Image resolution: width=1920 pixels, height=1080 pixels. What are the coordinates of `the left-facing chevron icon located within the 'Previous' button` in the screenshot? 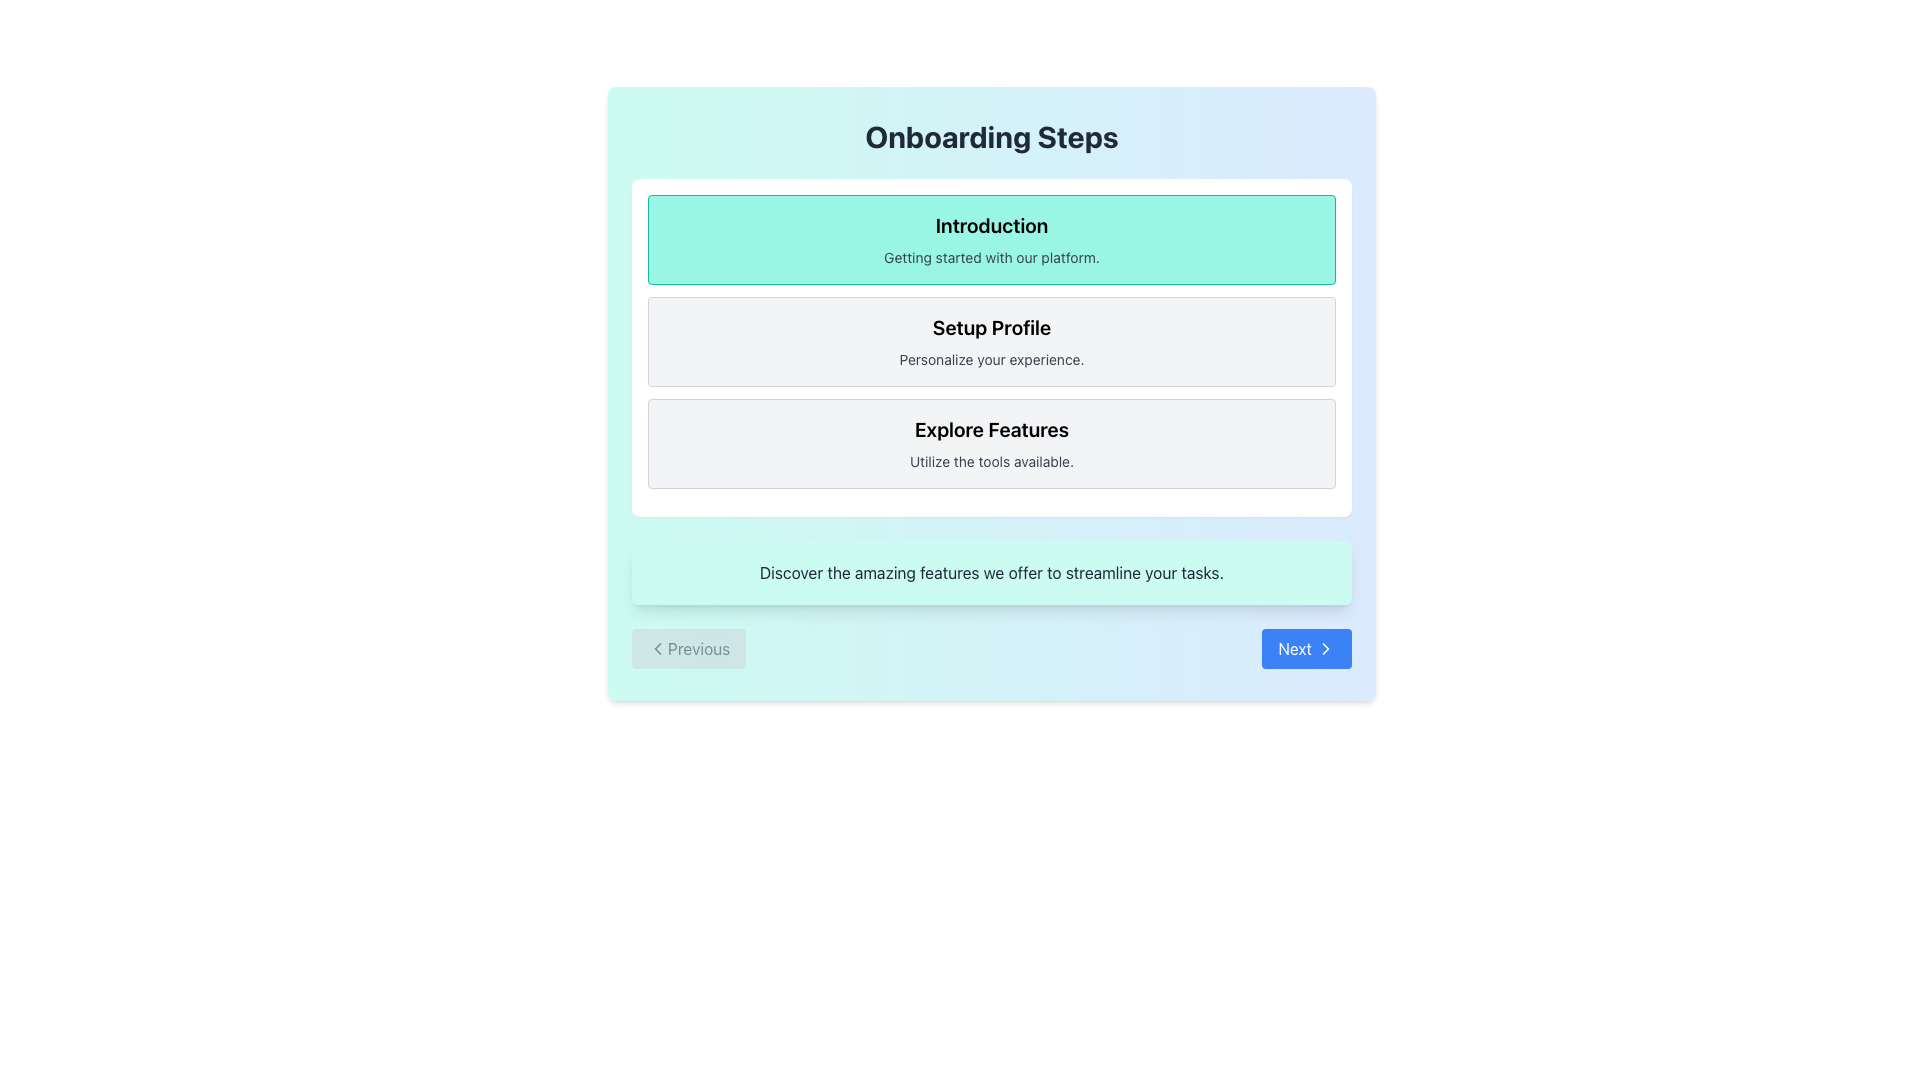 It's located at (657, 648).